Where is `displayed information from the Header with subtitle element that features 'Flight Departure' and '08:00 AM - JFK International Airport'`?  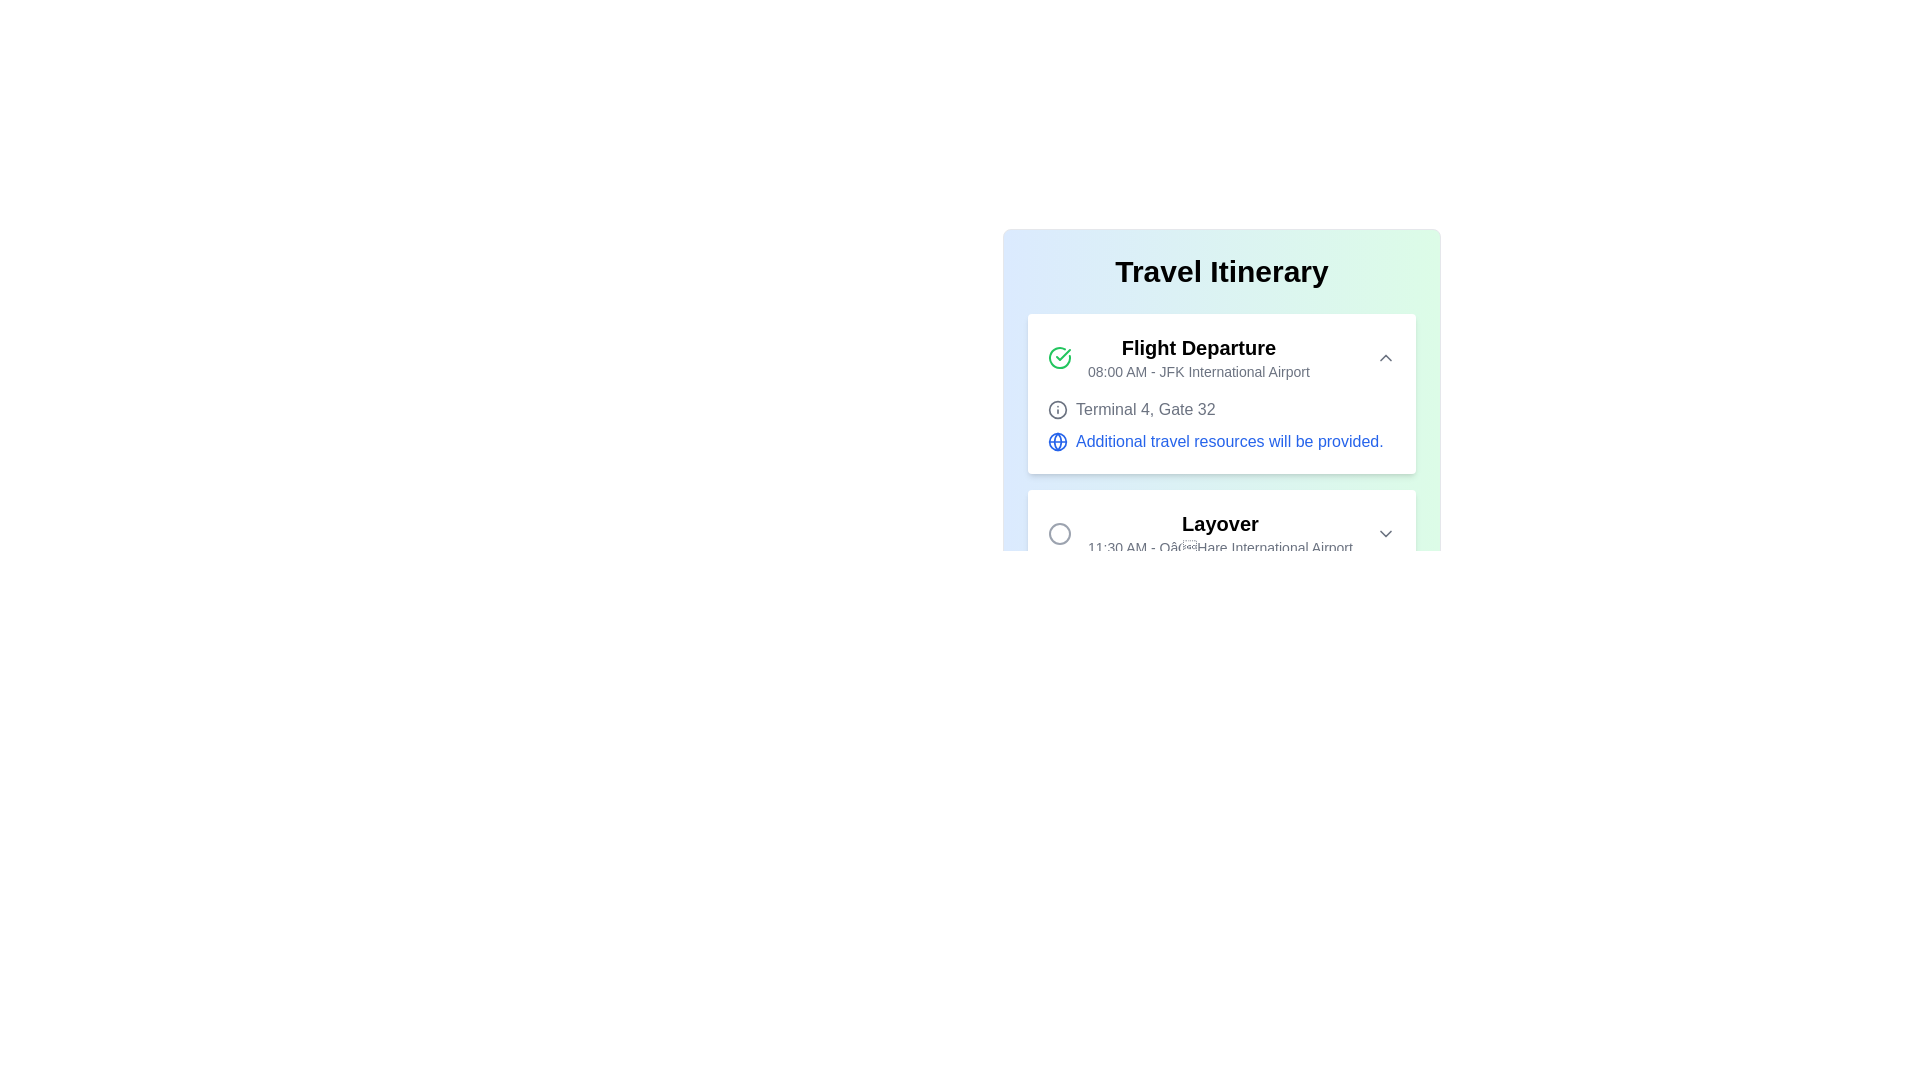 displayed information from the Header with subtitle element that features 'Flight Departure' and '08:00 AM - JFK International Airport' is located at coordinates (1198, 357).